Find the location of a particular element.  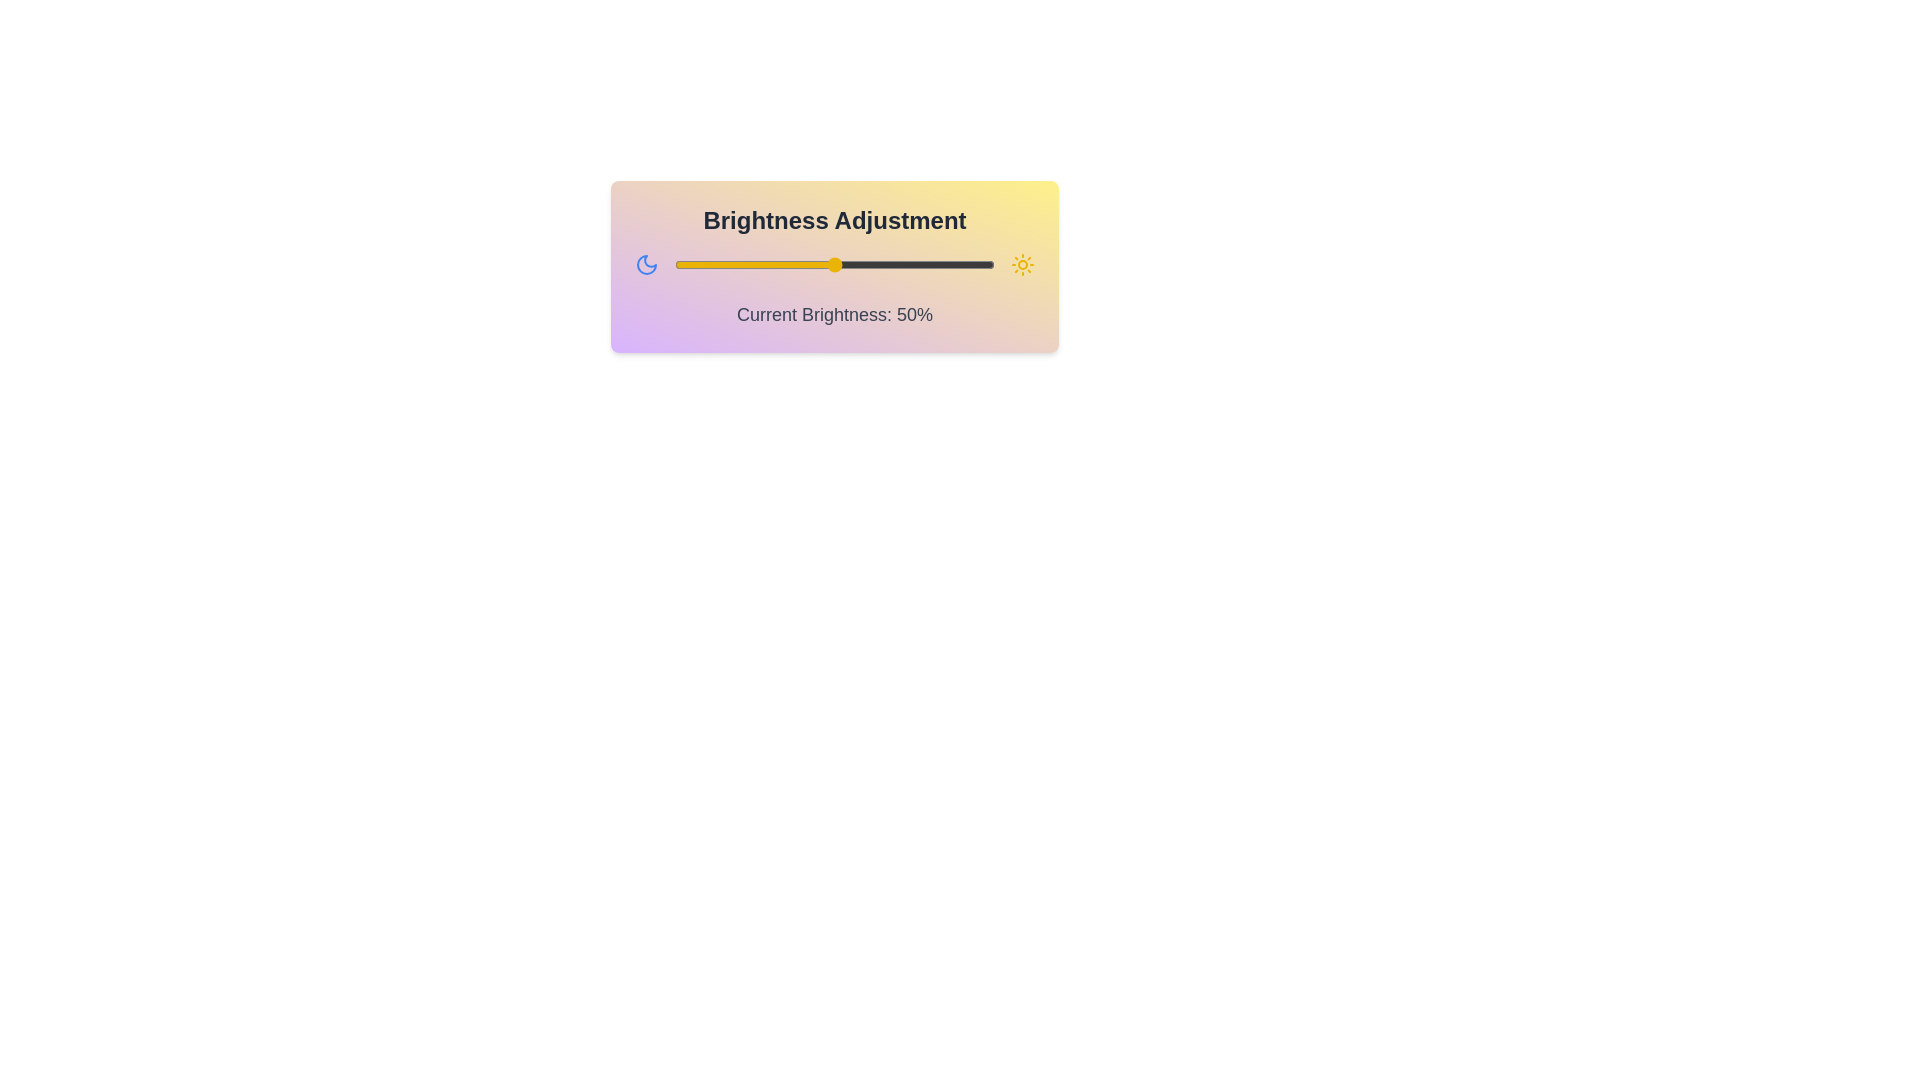

the brightness slider to 83% is located at coordinates (939, 264).